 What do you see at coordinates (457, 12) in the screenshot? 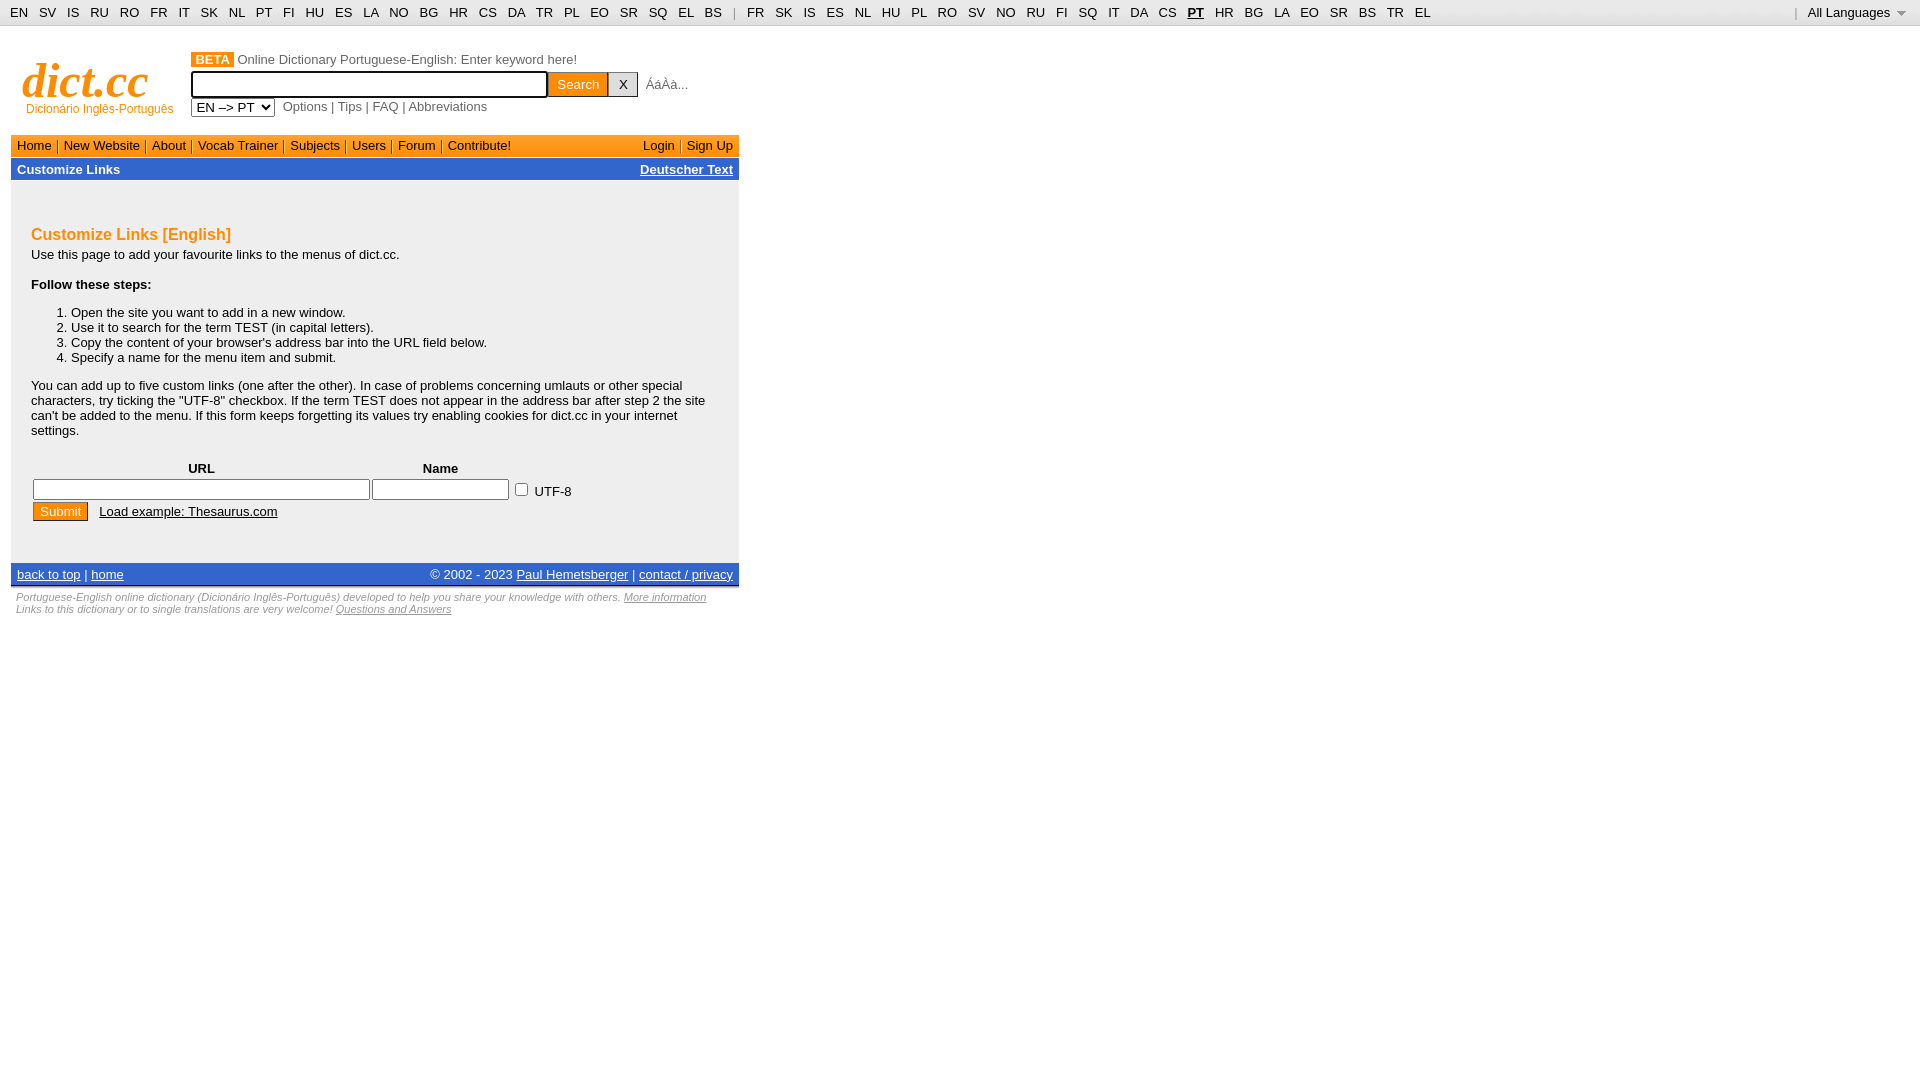
I see `'HR'` at bounding box center [457, 12].